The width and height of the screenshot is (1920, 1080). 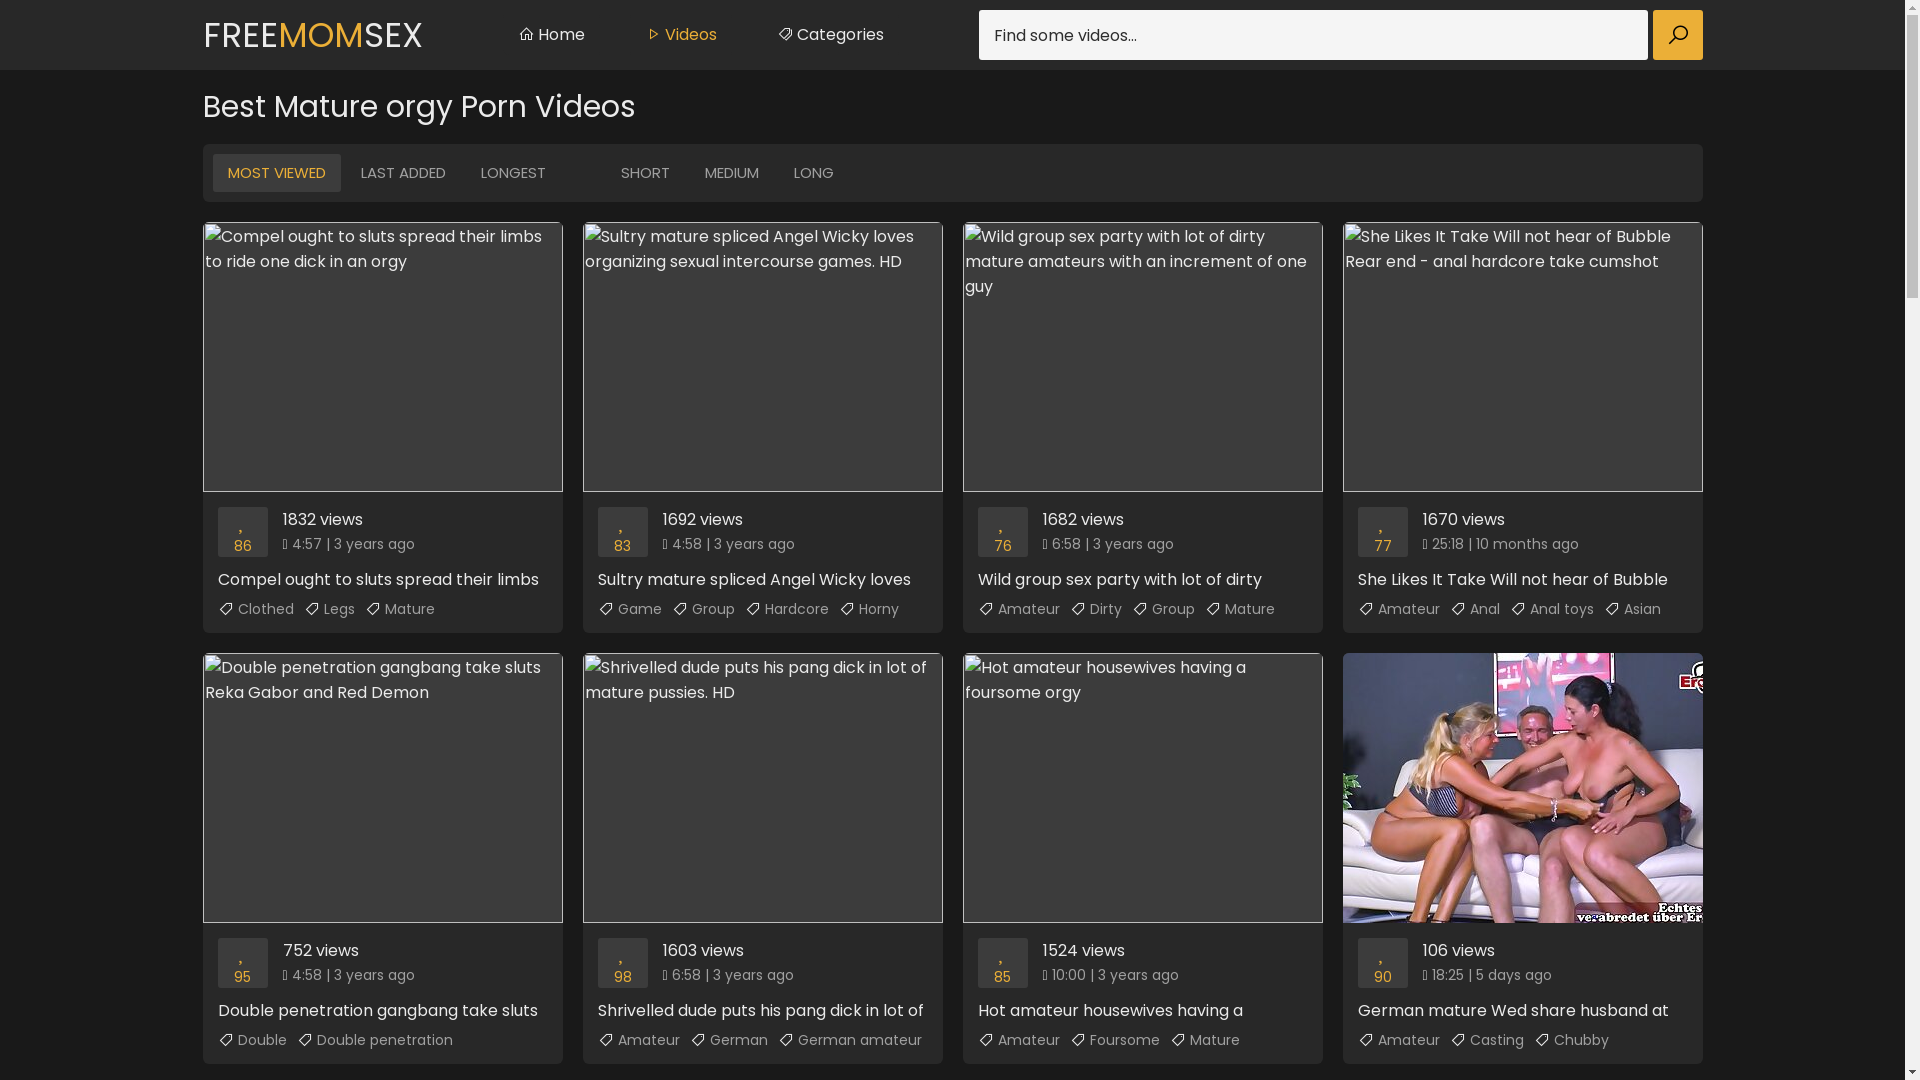 I want to click on 'Categories', so click(x=830, y=34).